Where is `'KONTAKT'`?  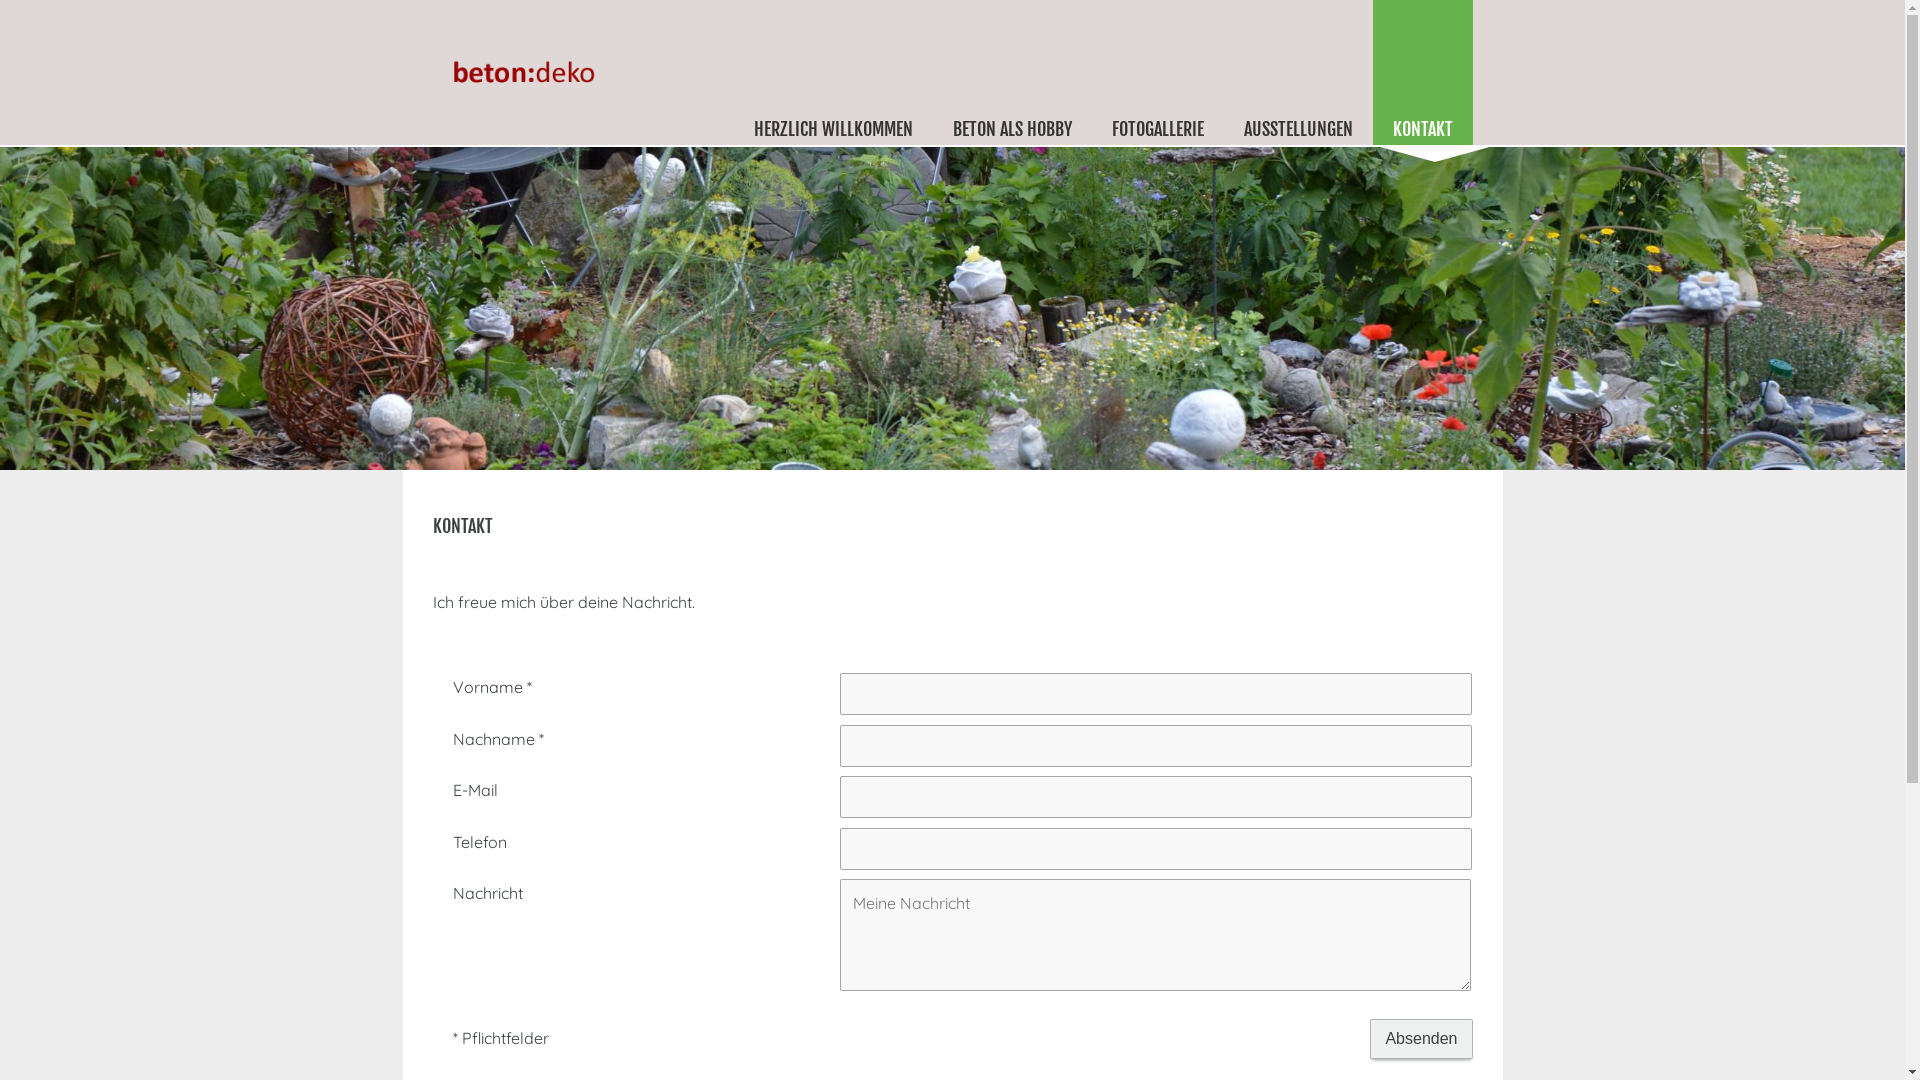 'KONTAKT' is located at coordinates (1420, 71).